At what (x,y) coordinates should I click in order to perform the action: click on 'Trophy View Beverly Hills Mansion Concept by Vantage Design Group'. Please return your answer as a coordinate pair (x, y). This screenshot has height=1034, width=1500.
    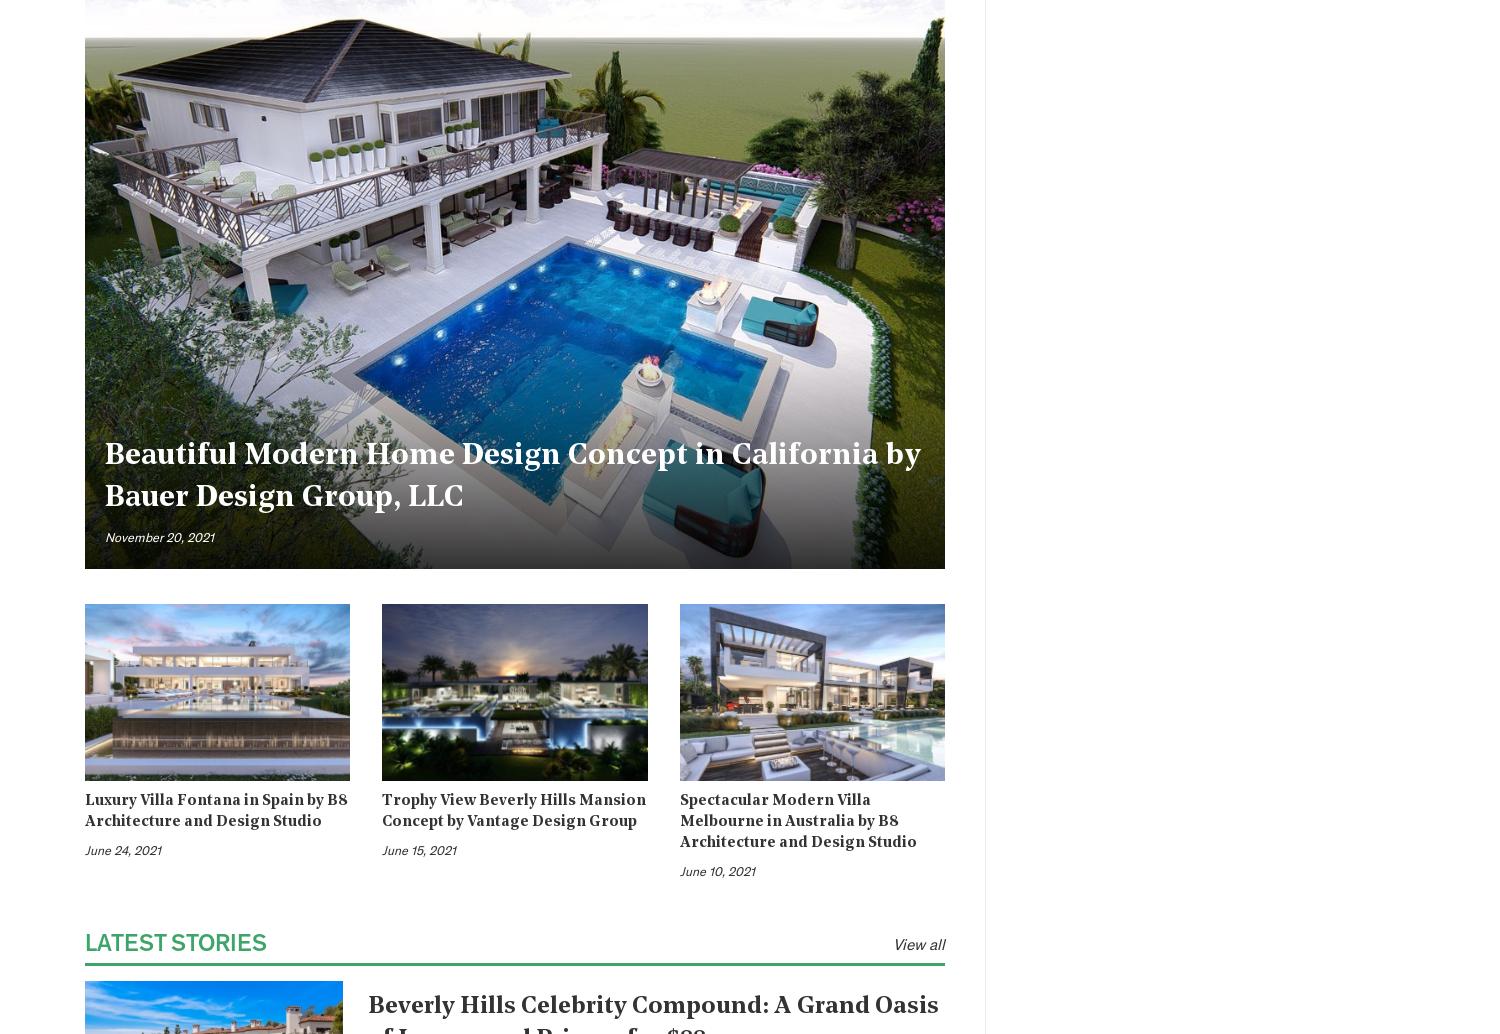
    Looking at the image, I should click on (514, 811).